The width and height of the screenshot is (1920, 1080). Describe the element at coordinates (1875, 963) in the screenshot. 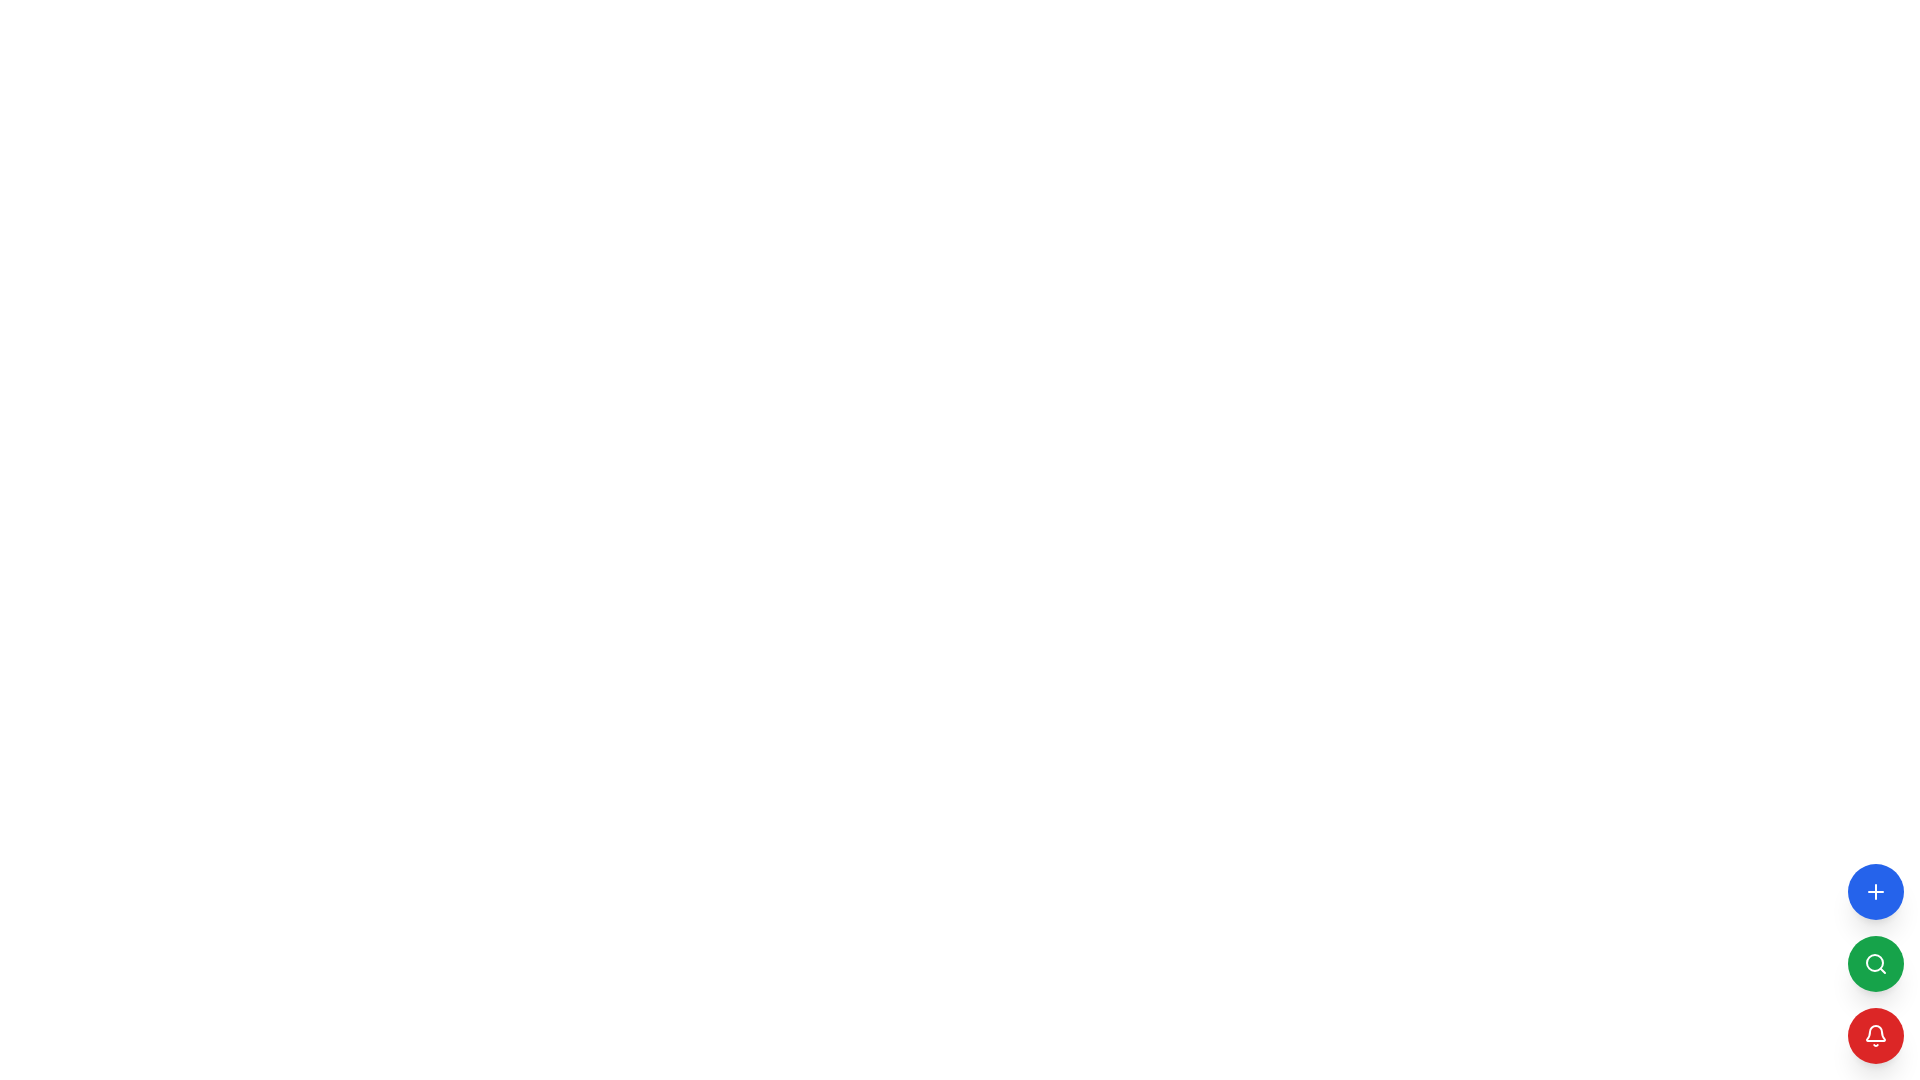

I see `the green circular search button with a white magnifying glass icon, located in the middle of a vertical stack of three buttons at the bottom-right corner of the interface` at that location.